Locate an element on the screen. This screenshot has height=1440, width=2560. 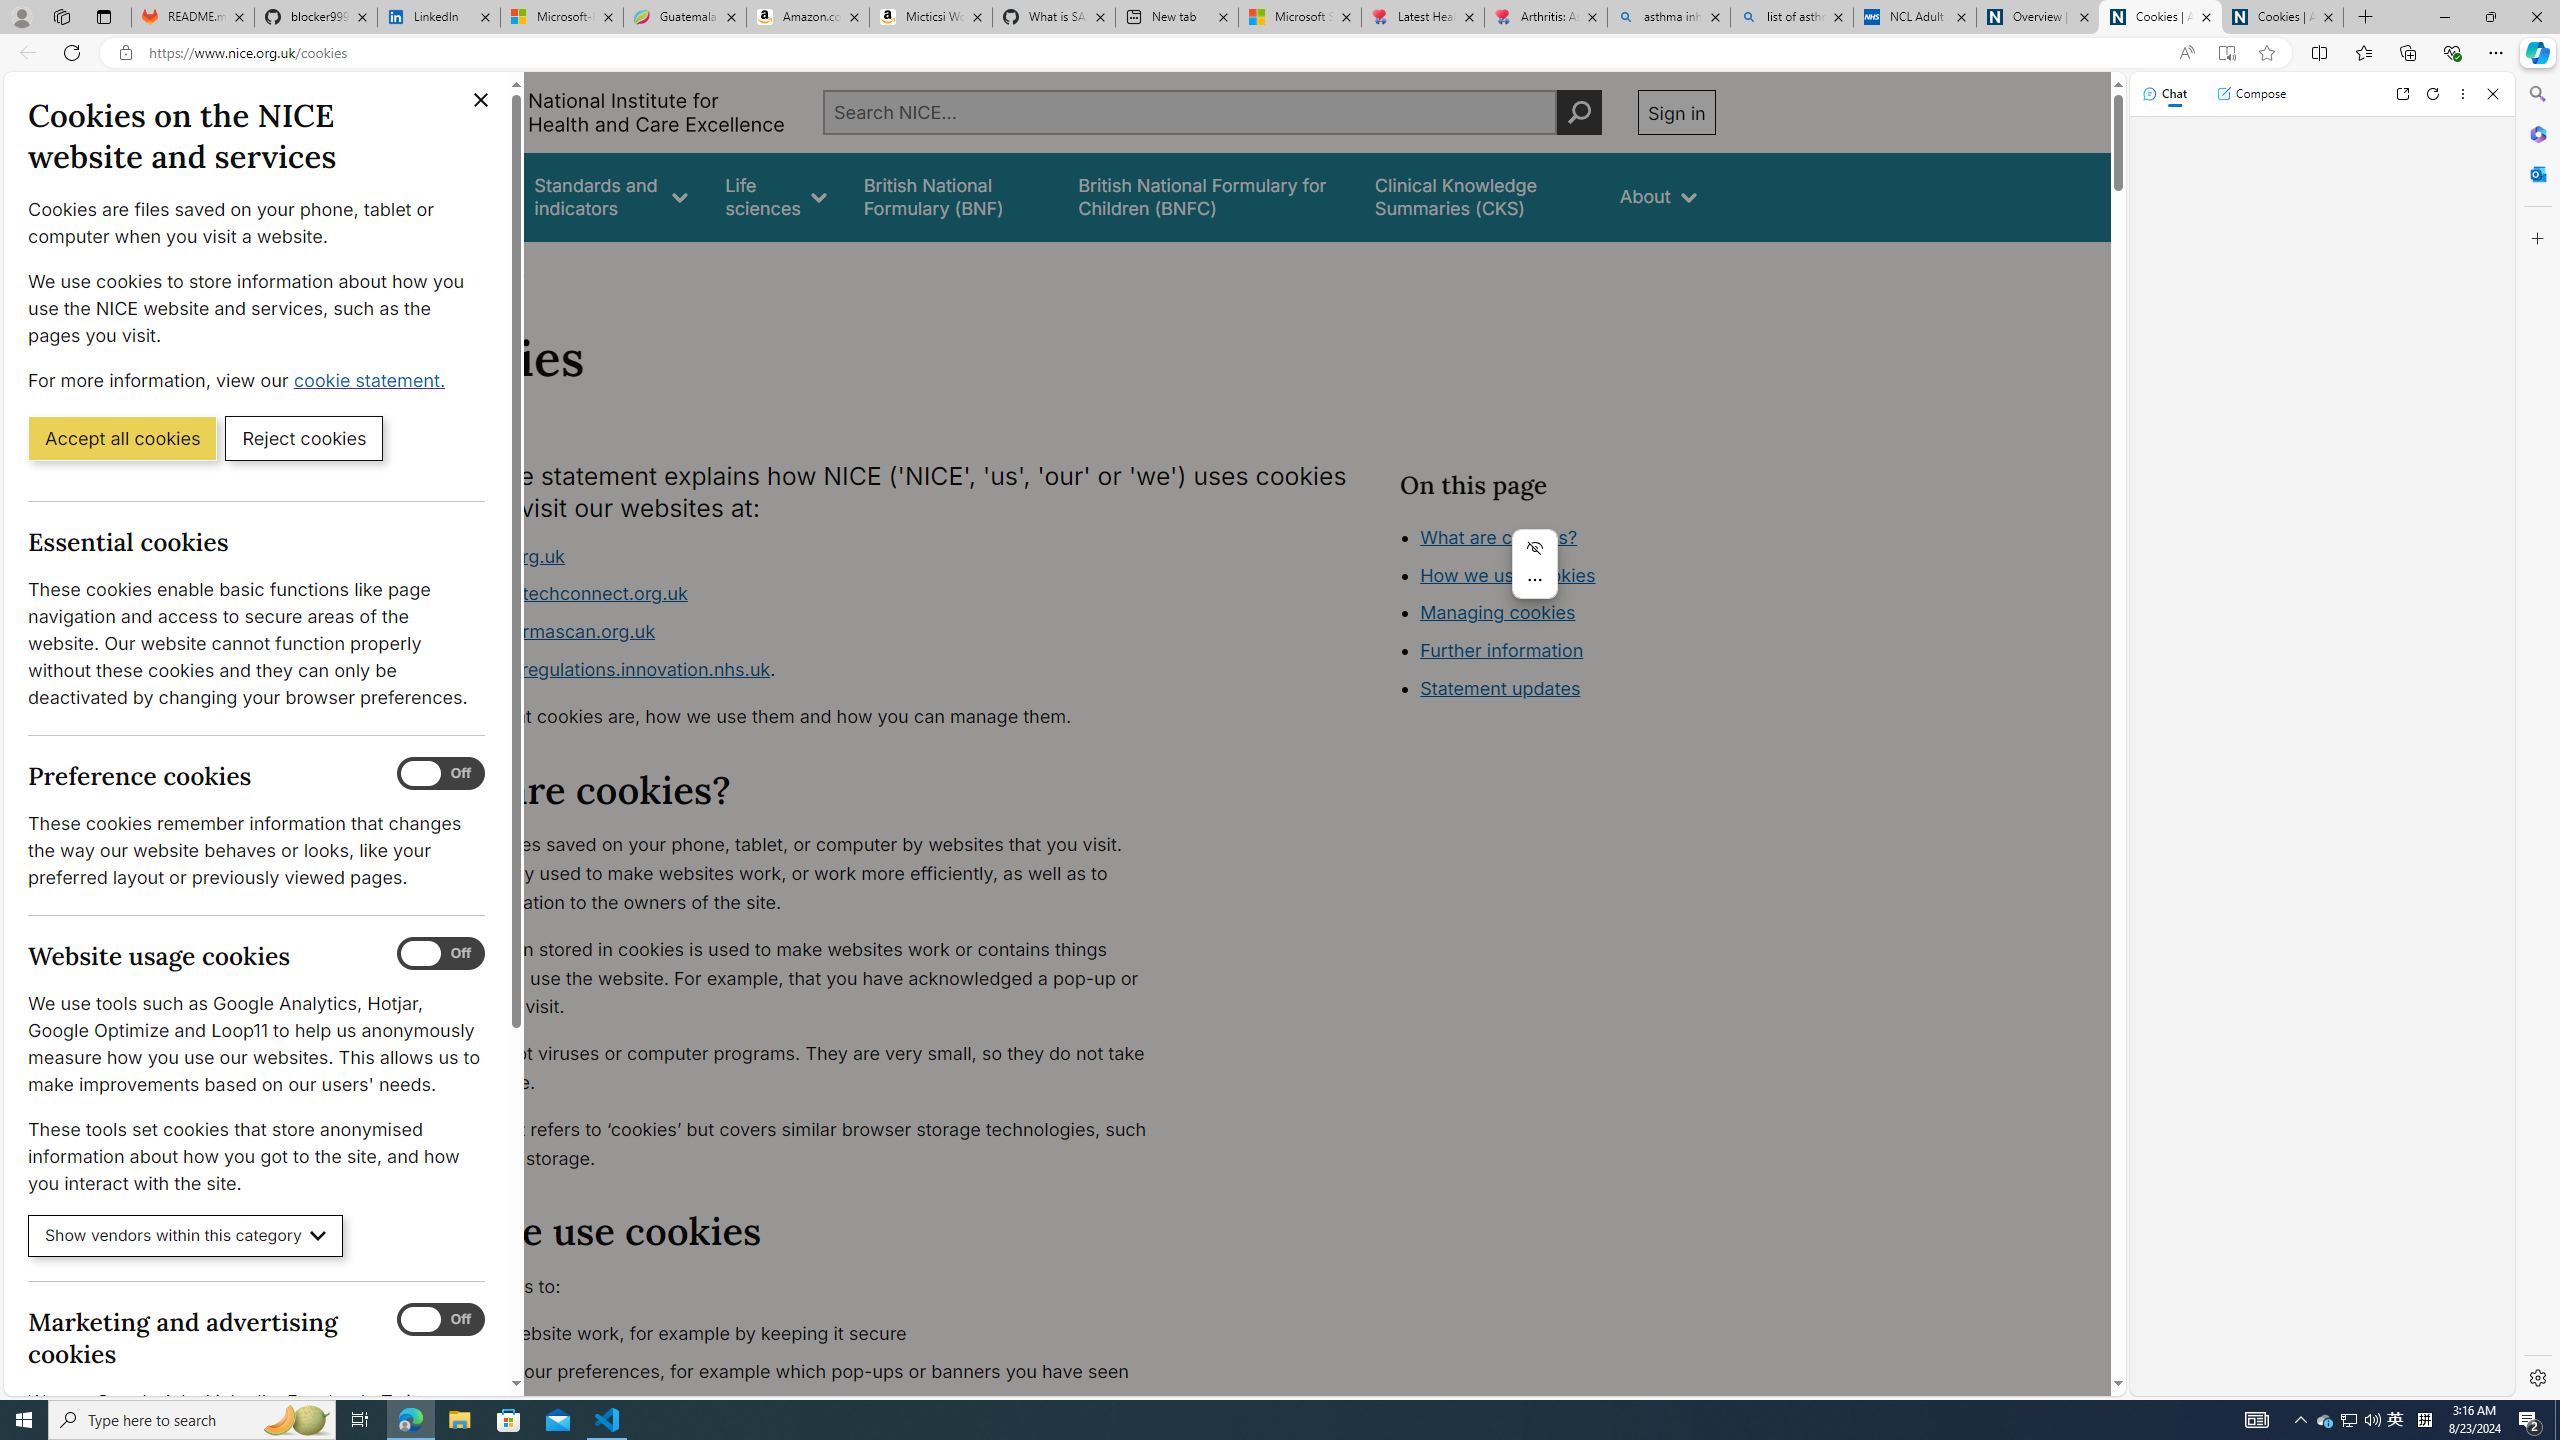
'Class: in-page-nav__list' is located at coordinates (1556, 614).